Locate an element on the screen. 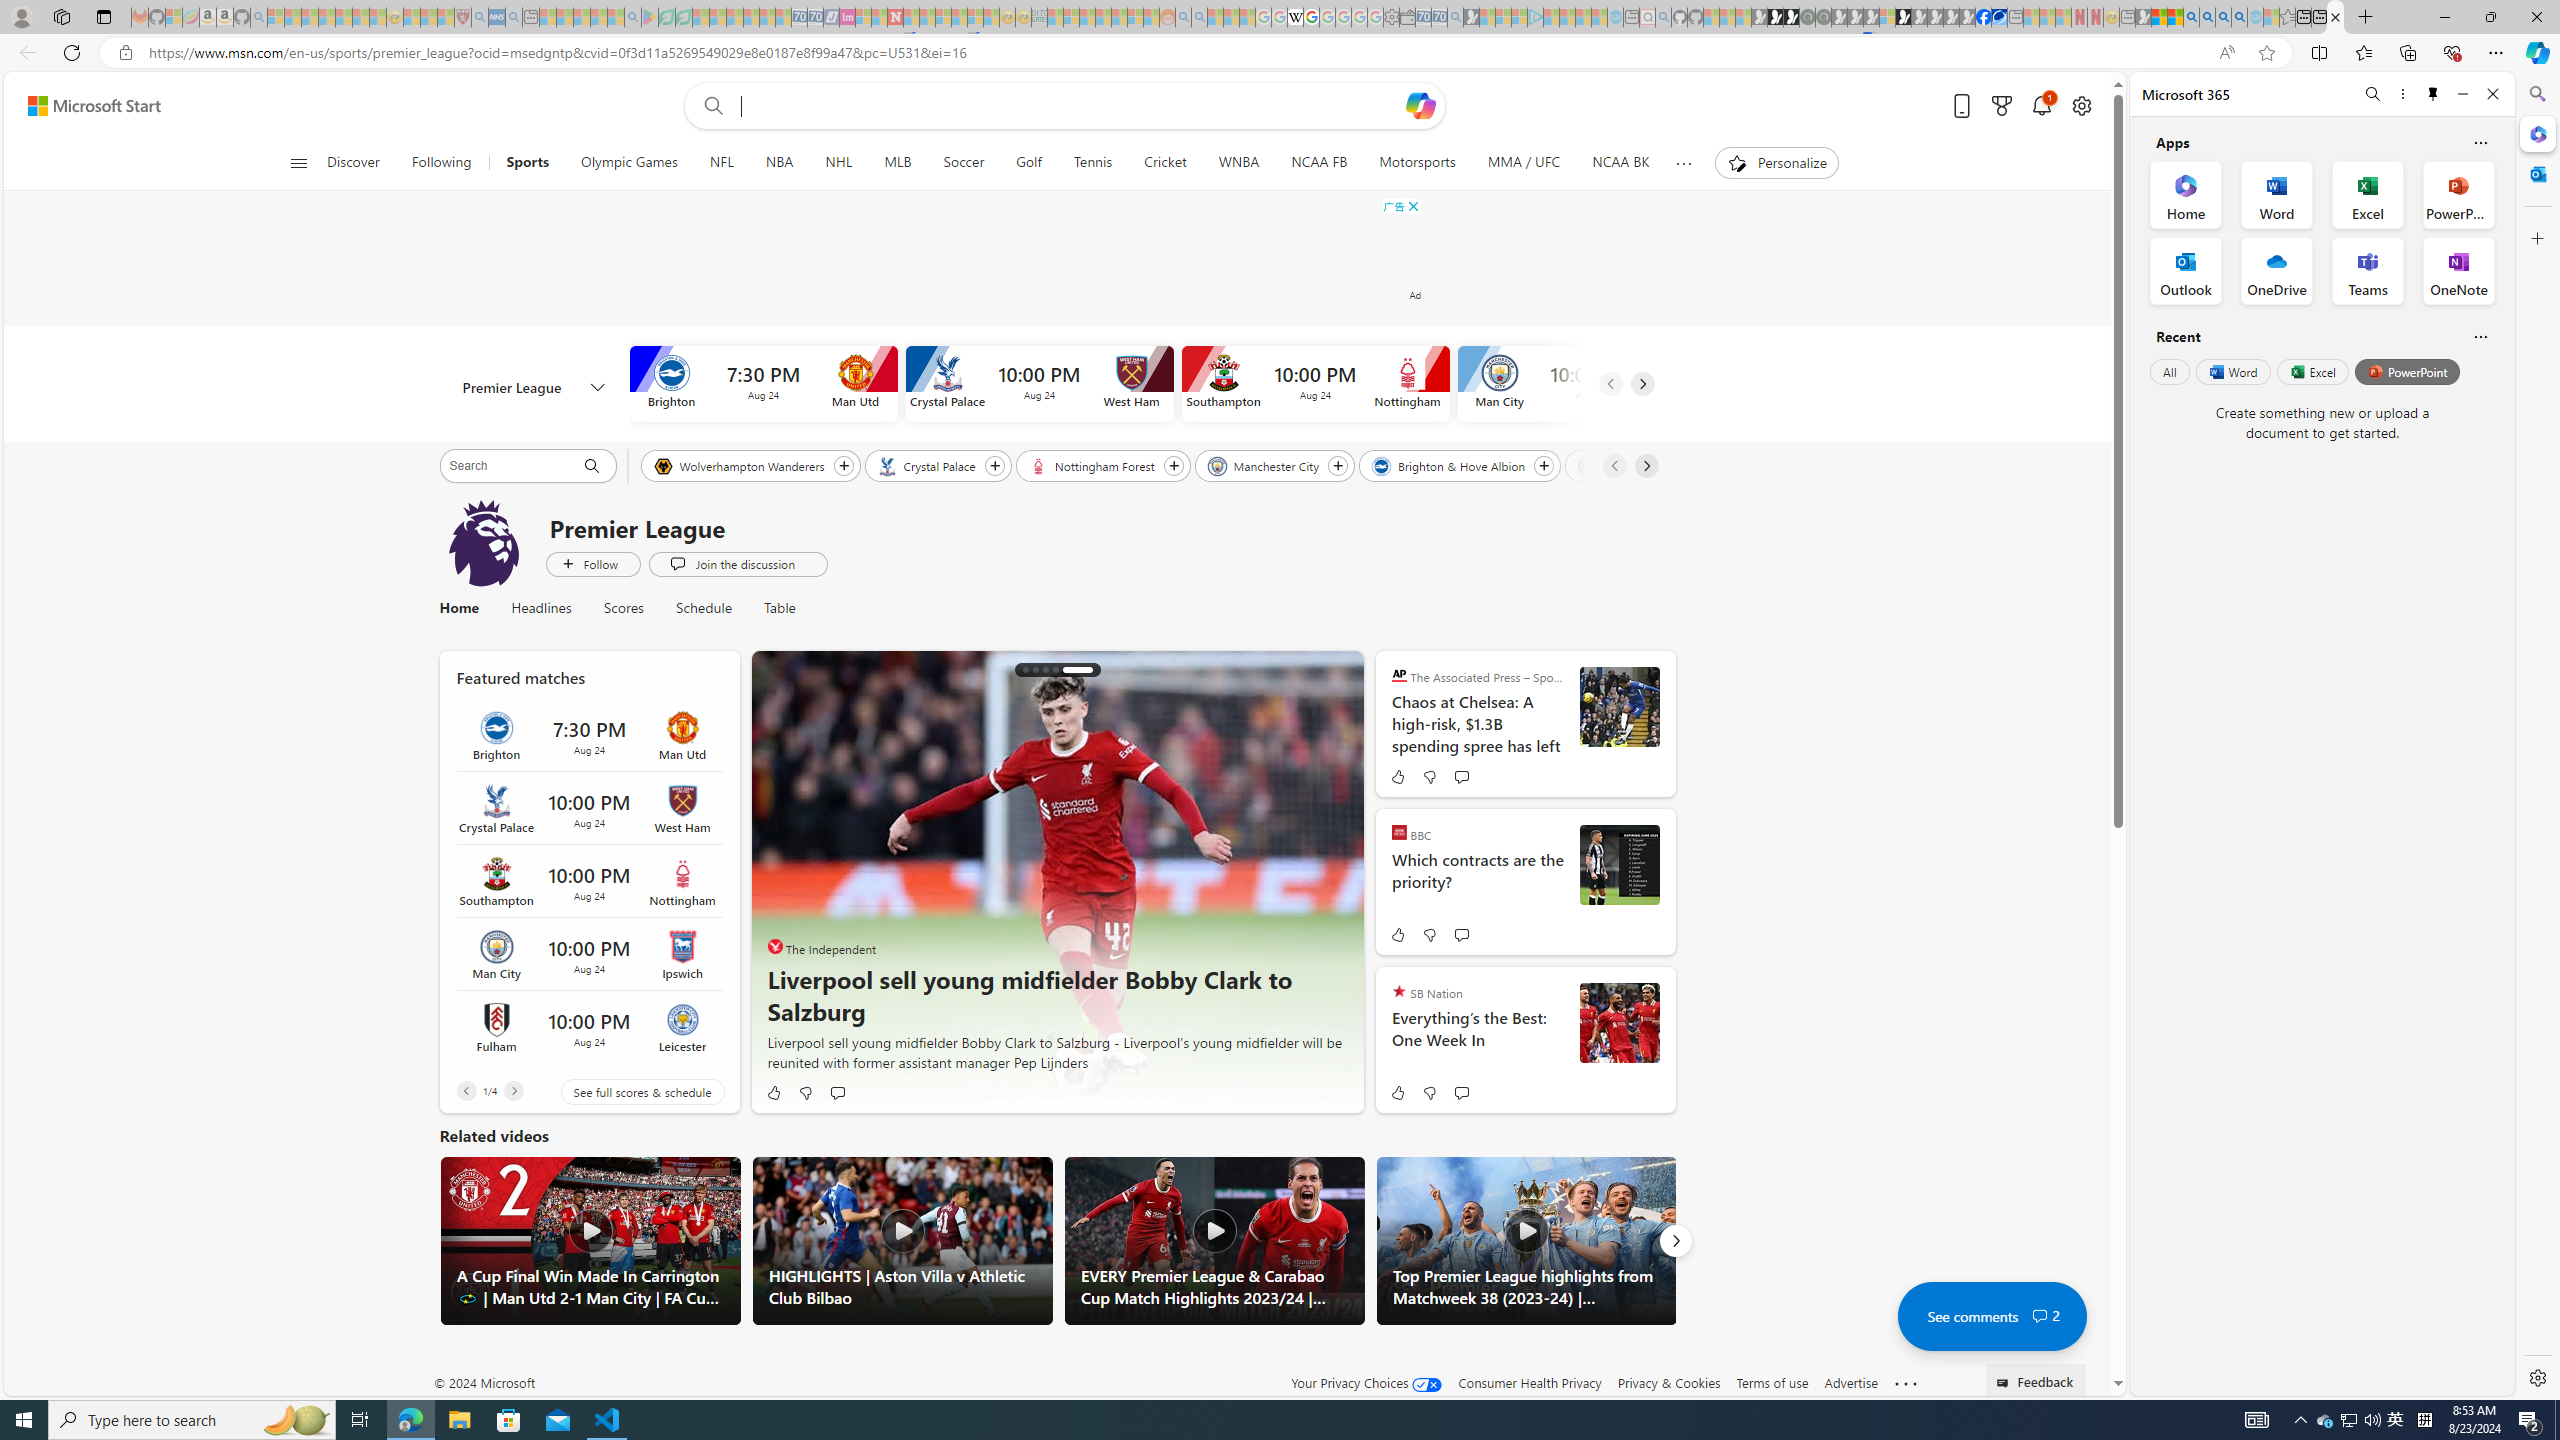 The image size is (2560, 1440). 'Schedule' is located at coordinates (704, 608).